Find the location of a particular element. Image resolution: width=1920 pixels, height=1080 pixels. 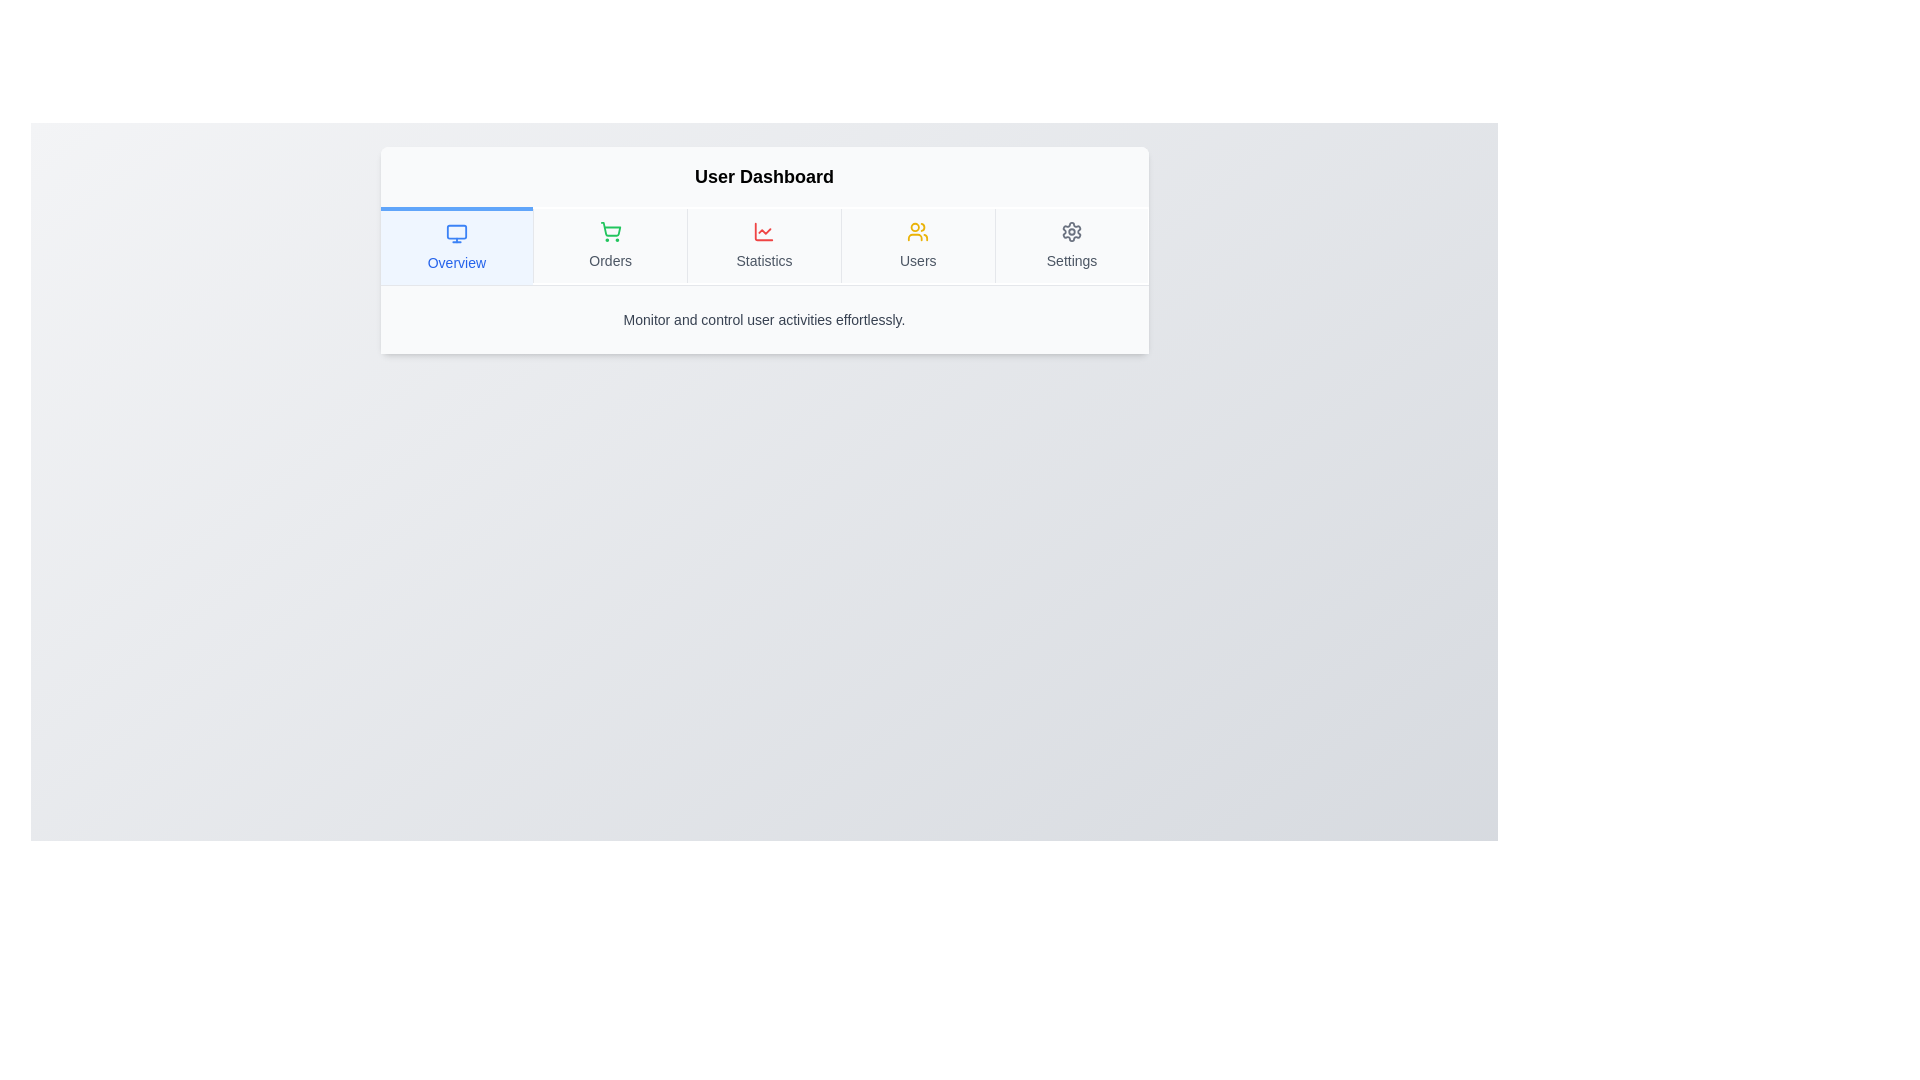

the descriptive text label located below the navigation tabs in the 'User Dashboard' interface, which conveys functionality or feature information is located at coordinates (763, 319).